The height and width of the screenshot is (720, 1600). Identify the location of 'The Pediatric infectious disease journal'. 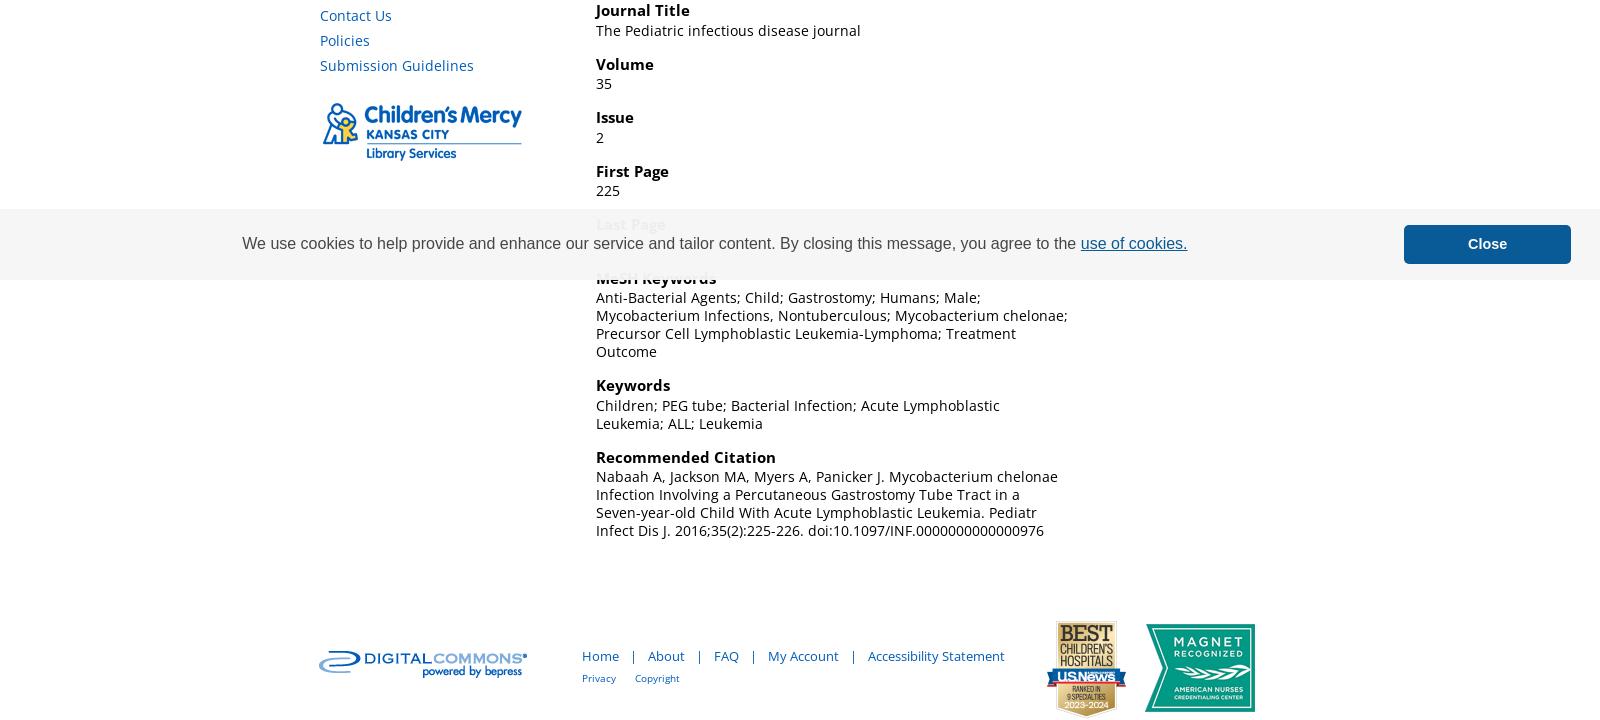
(728, 29).